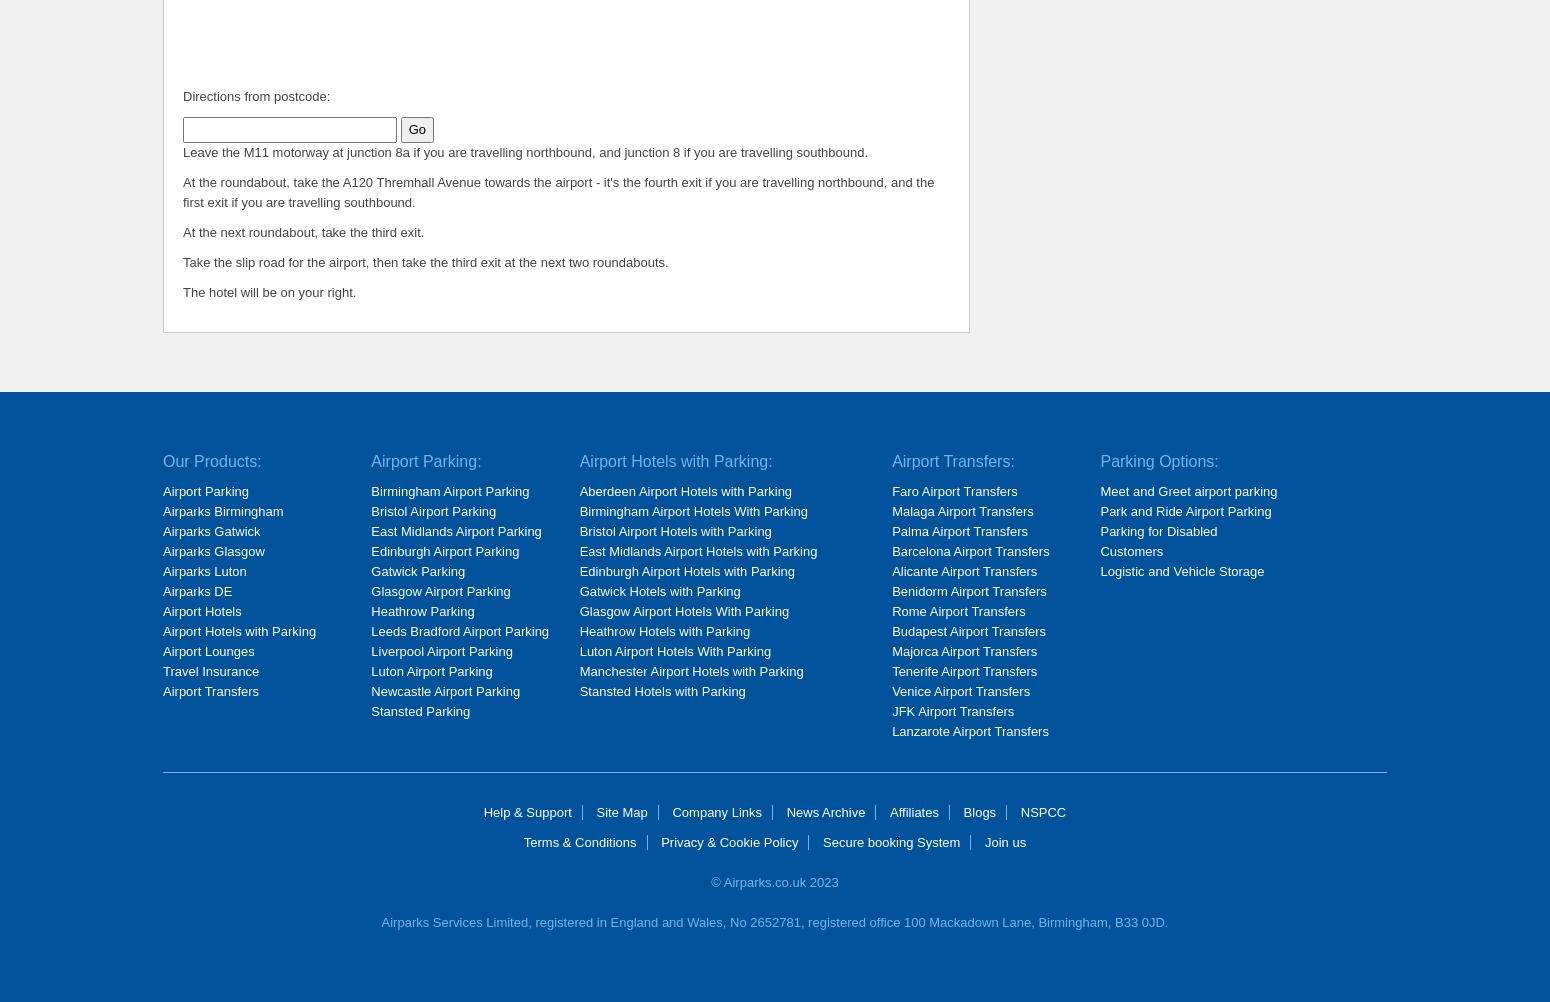  I want to click on 'Airparks Glasgow', so click(162, 551).